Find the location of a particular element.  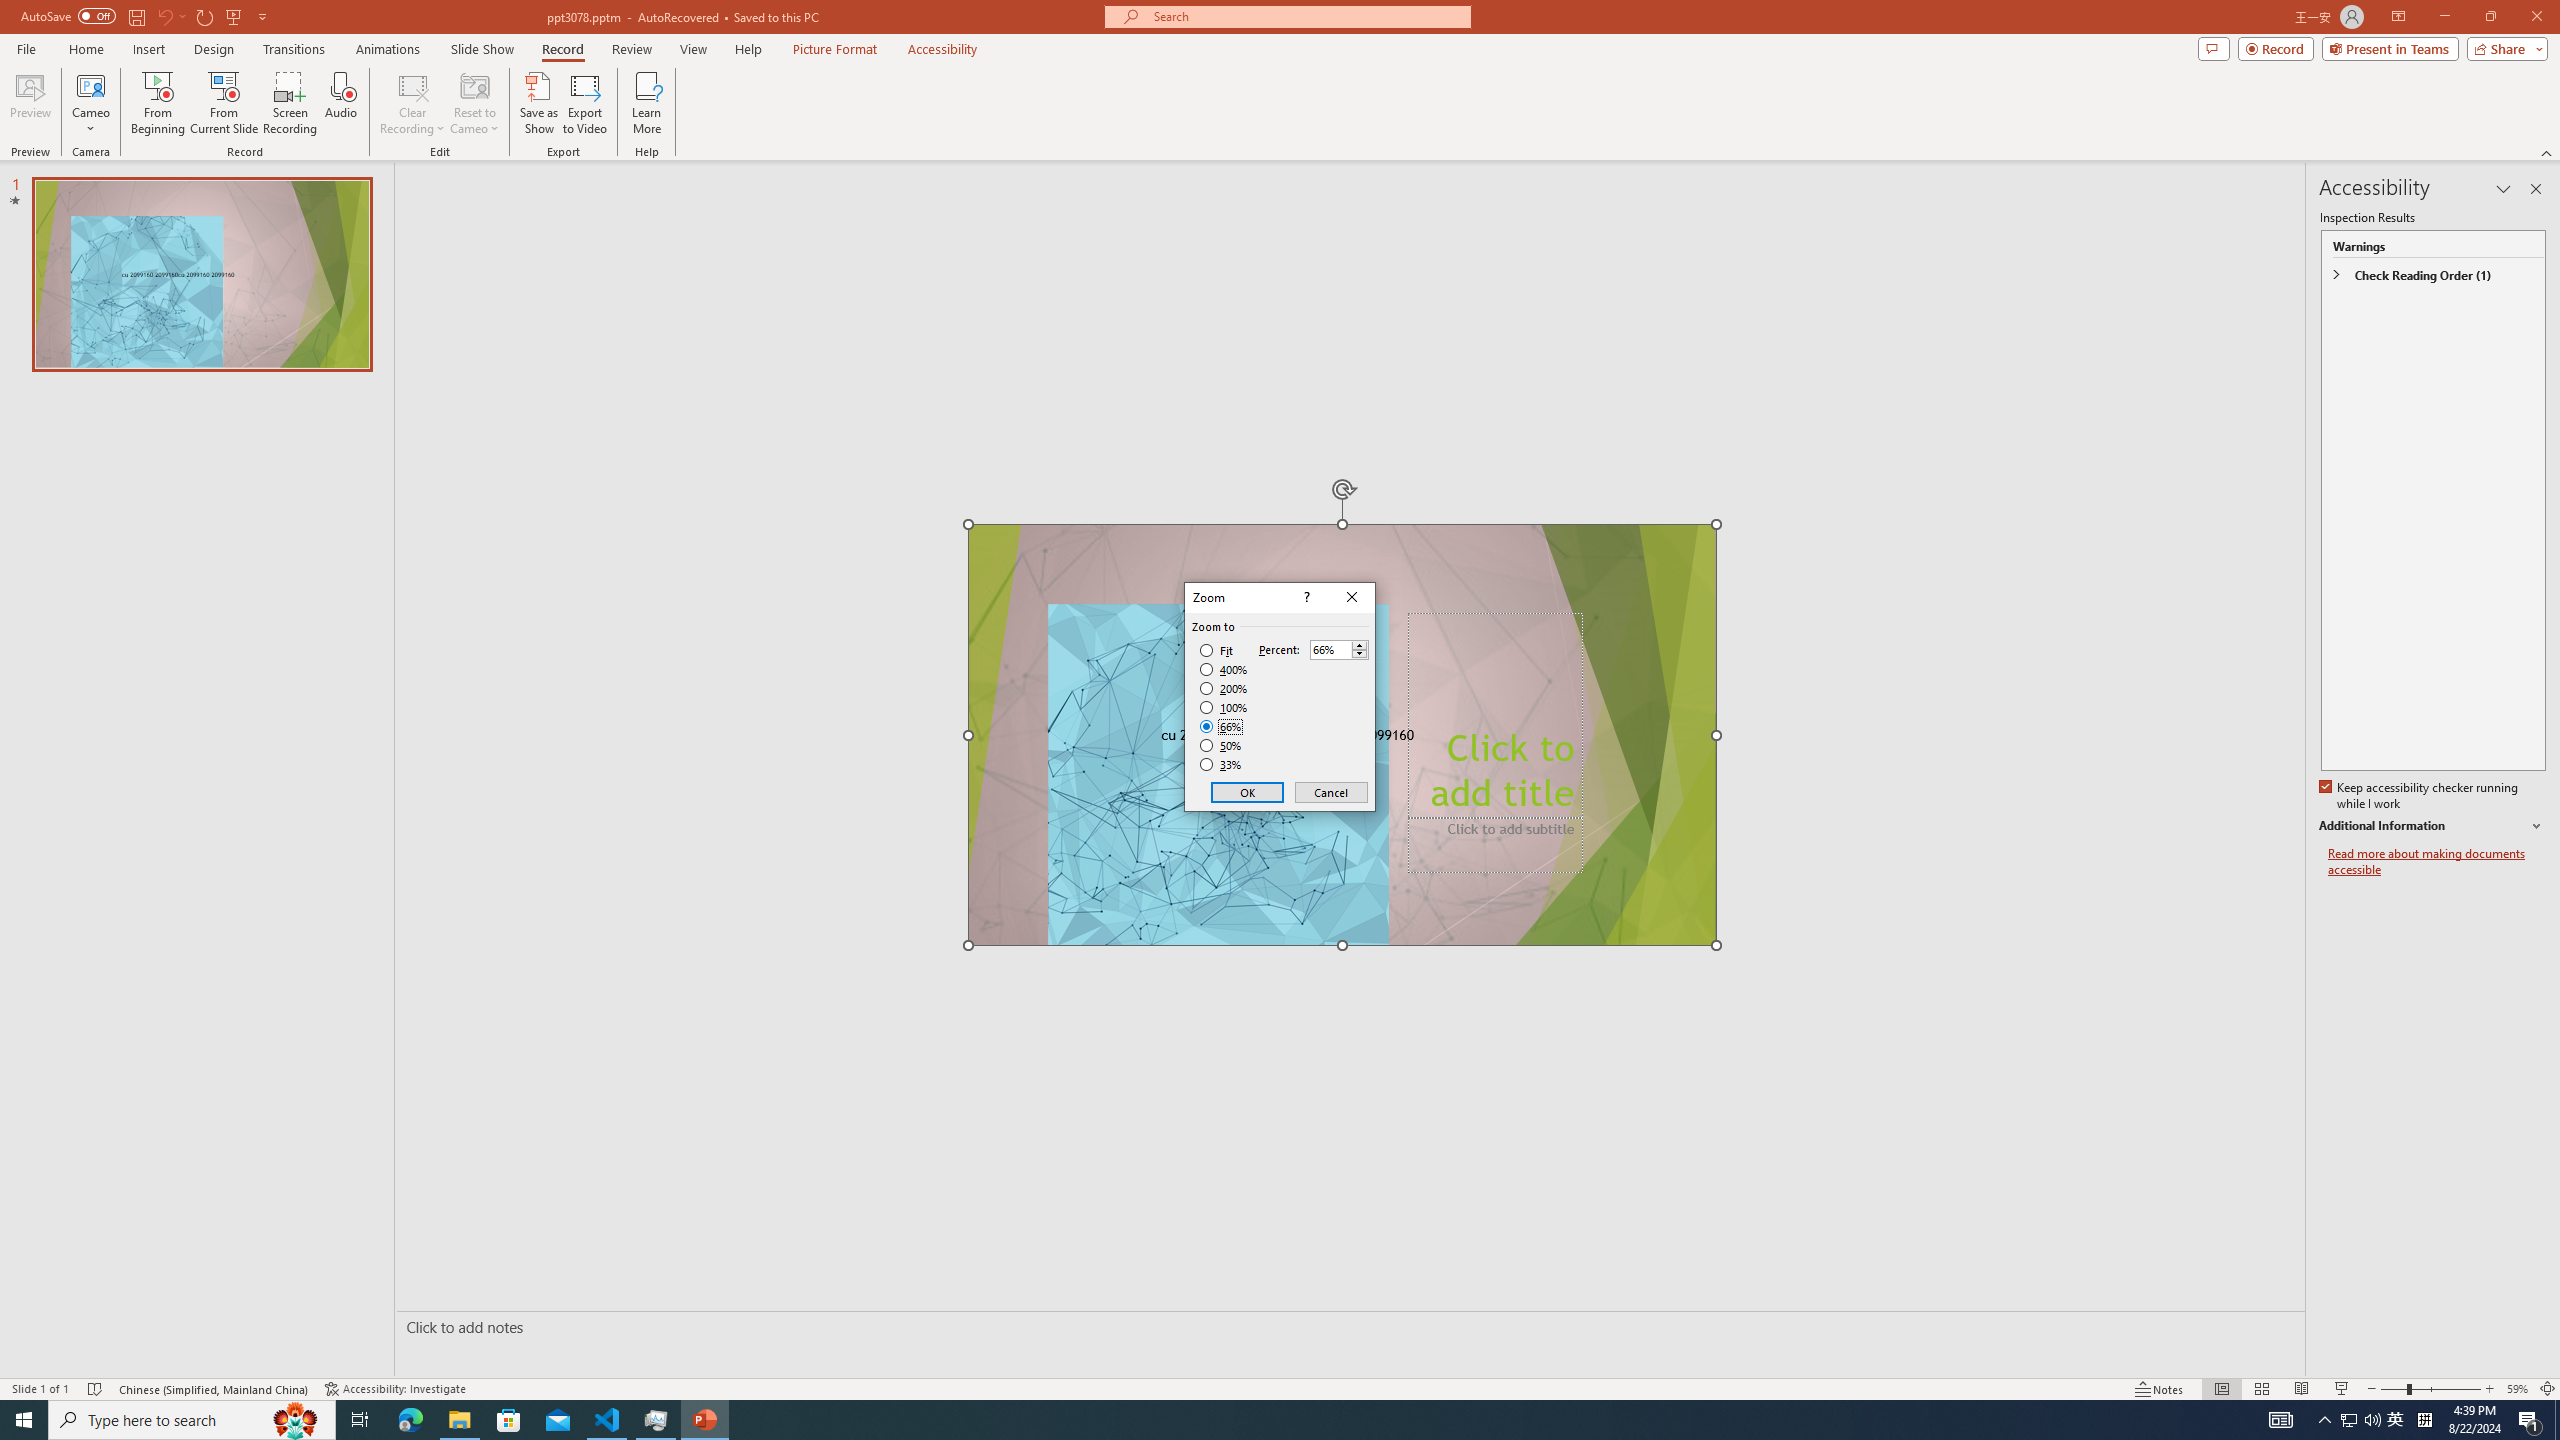

'Audio' is located at coordinates (339, 103).